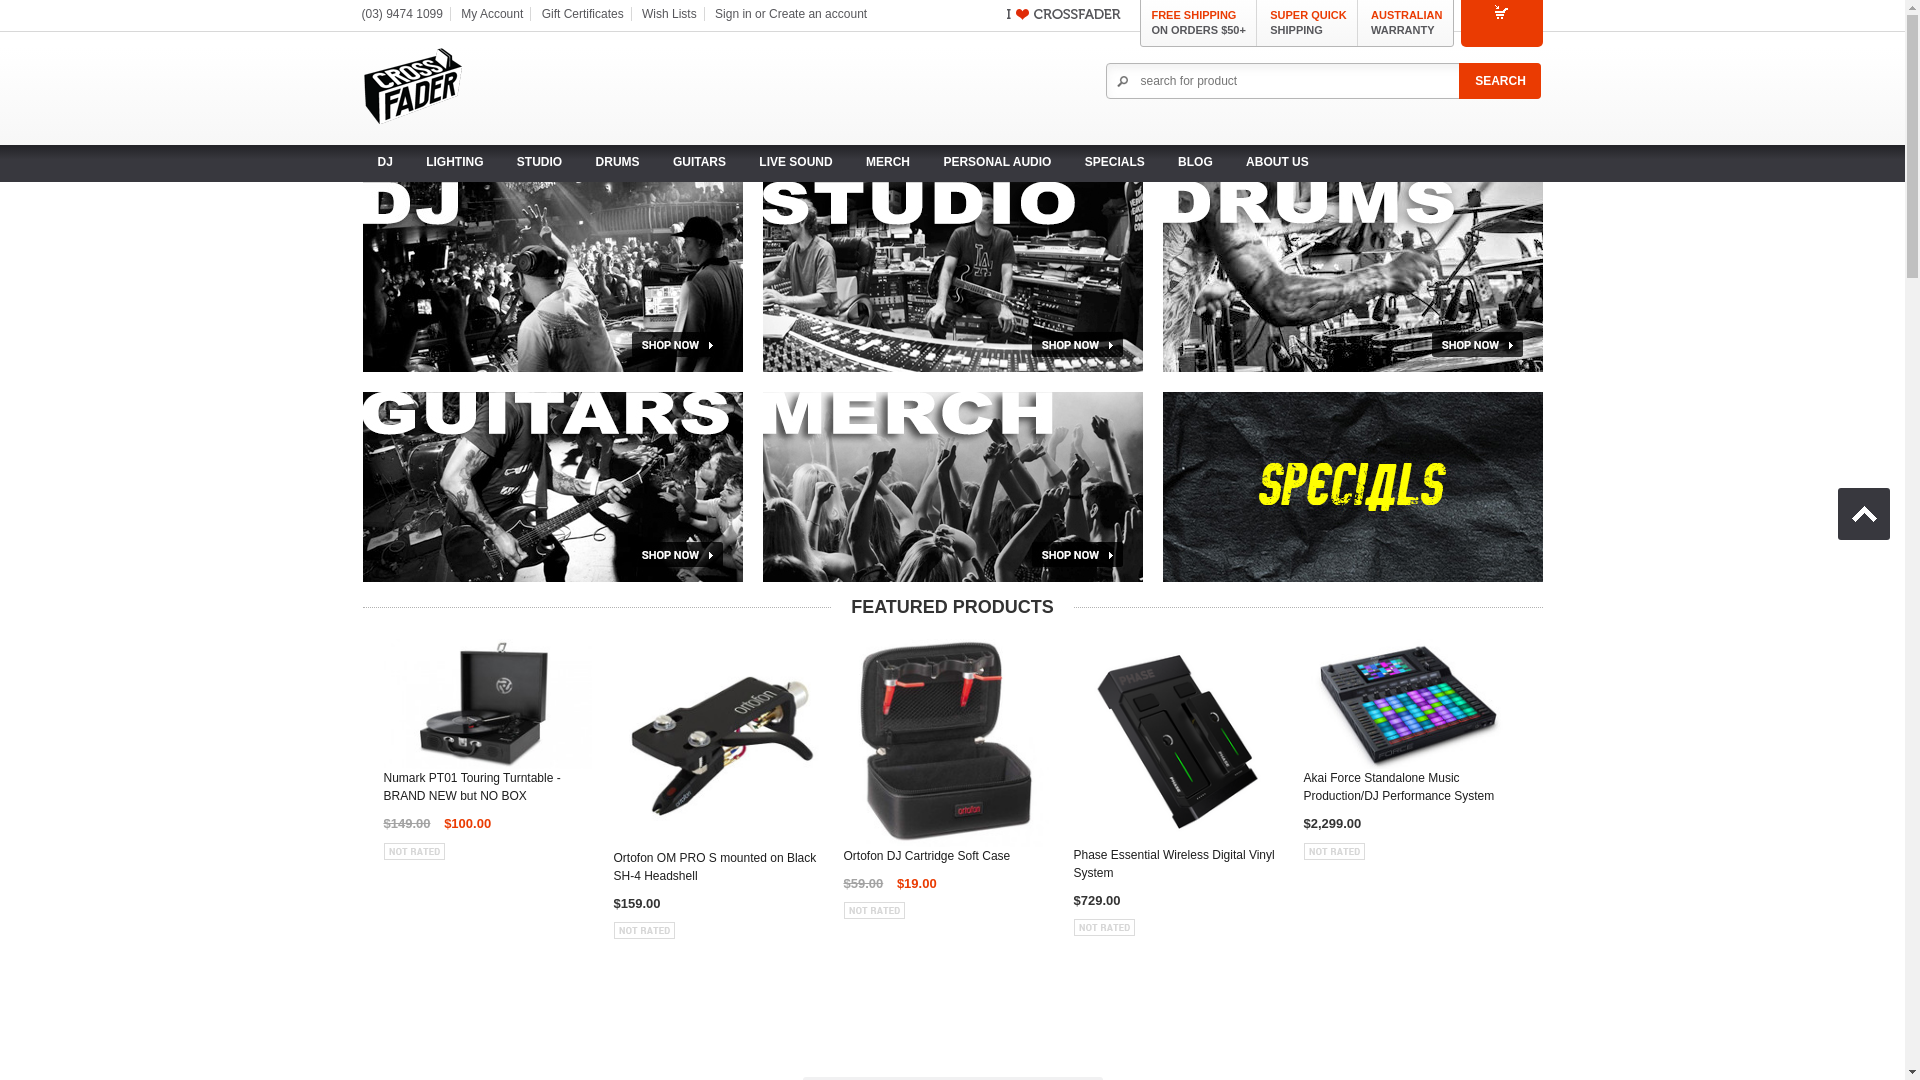  I want to click on 'SEARCH', so click(1499, 80).